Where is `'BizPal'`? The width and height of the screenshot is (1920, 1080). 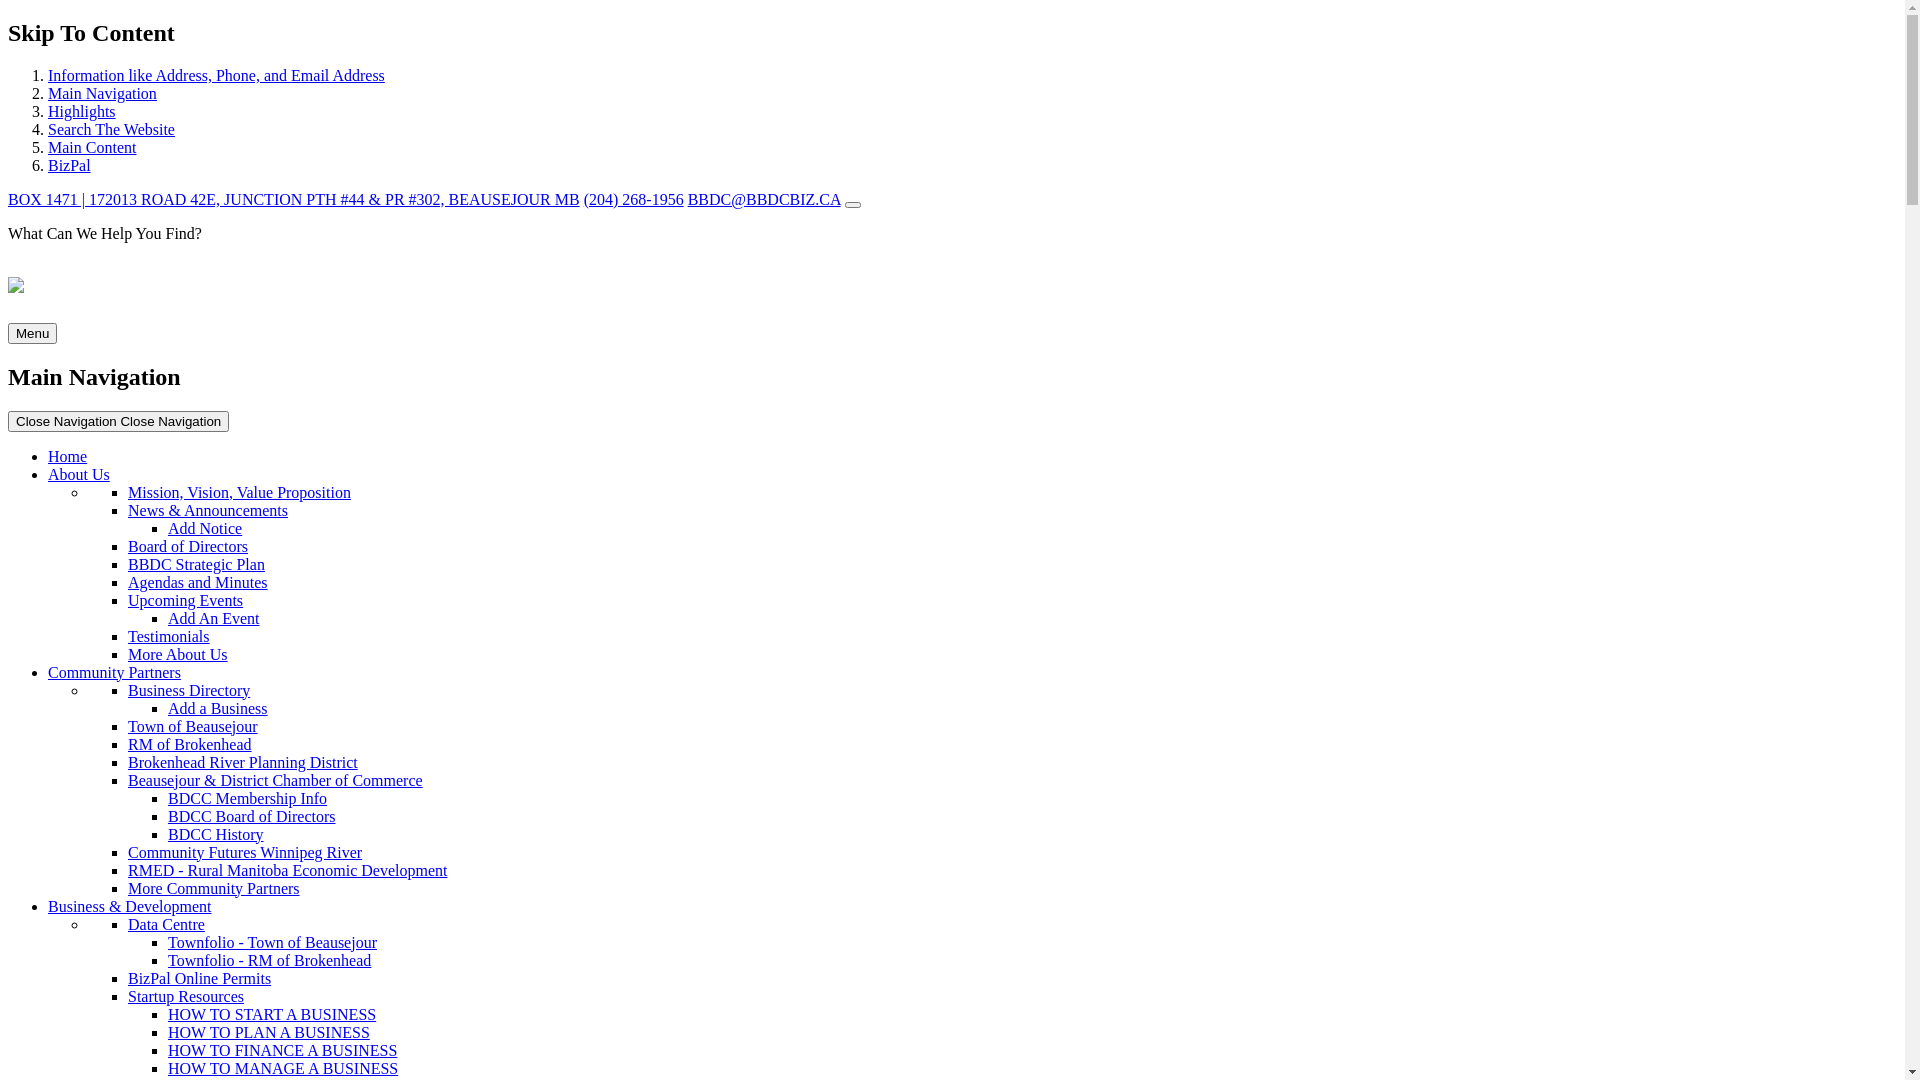 'BizPal' is located at coordinates (48, 164).